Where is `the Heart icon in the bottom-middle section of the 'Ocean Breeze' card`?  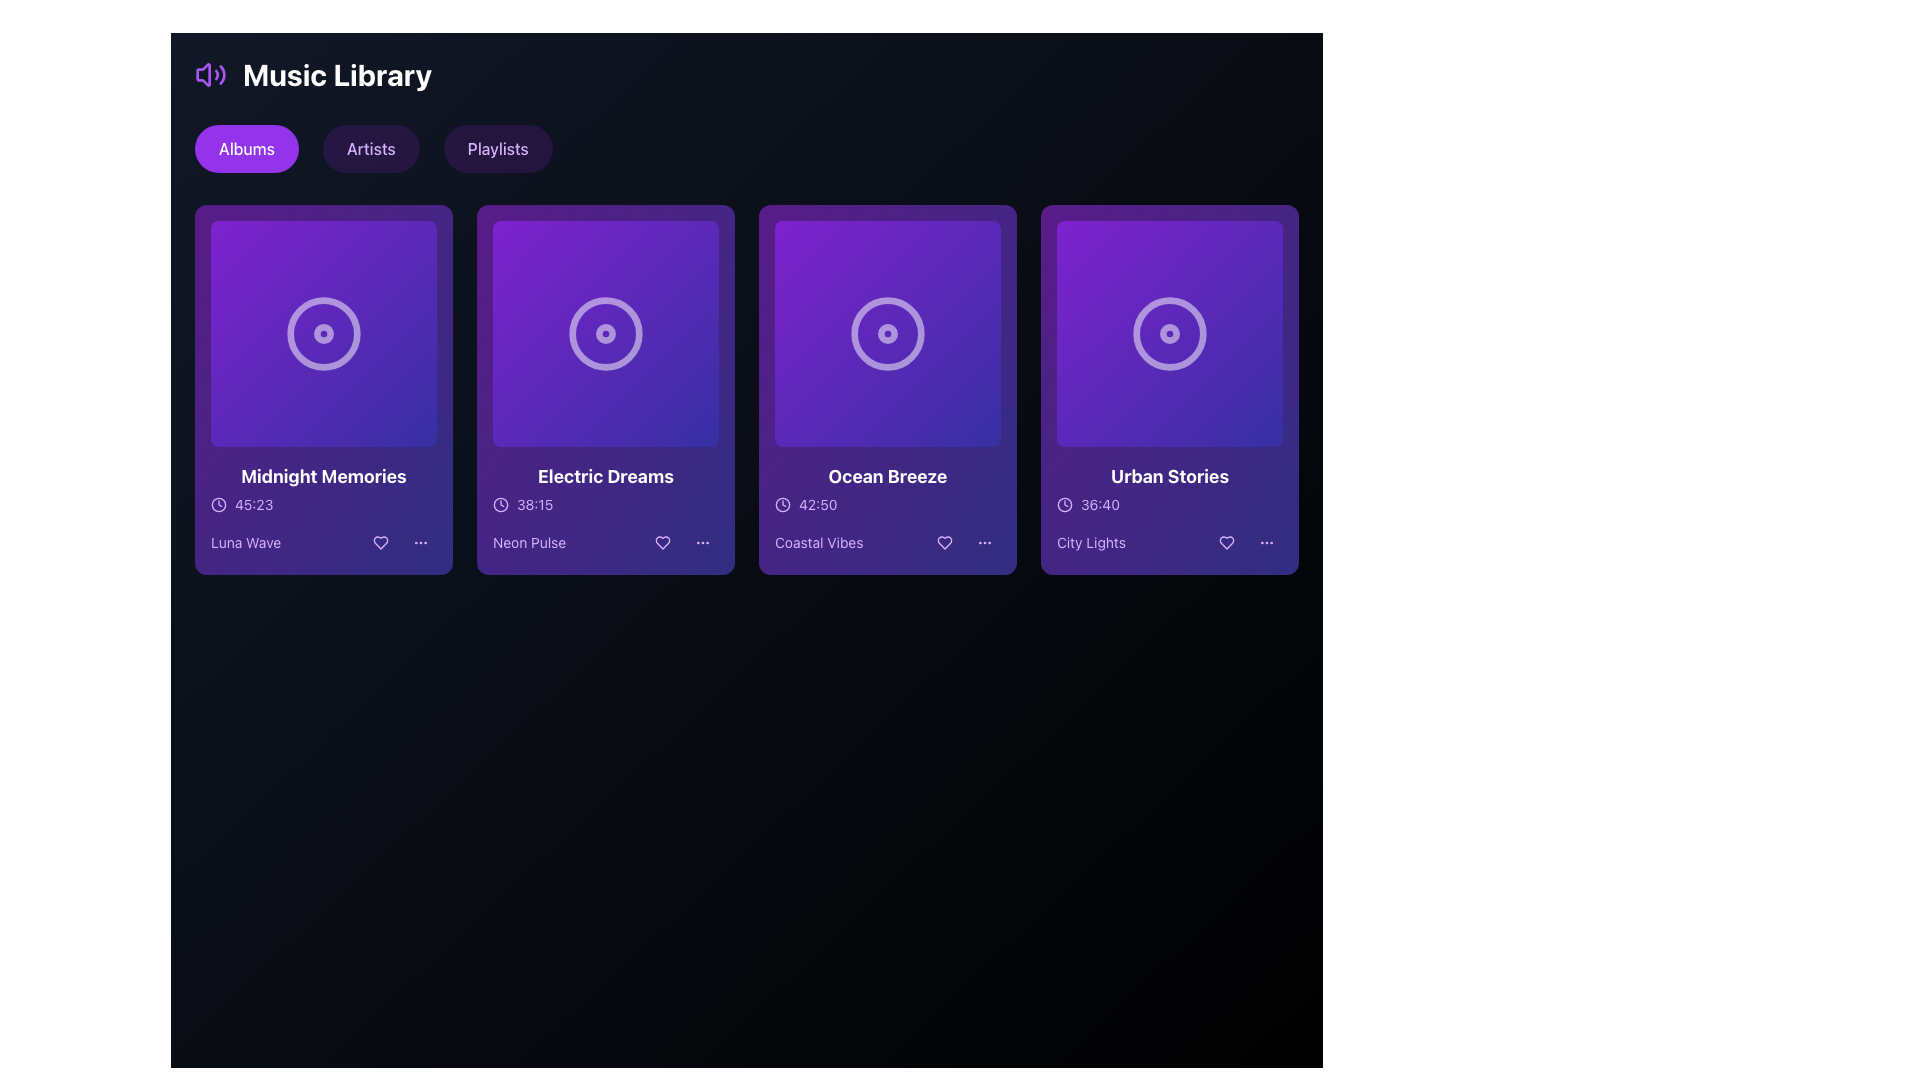
the Heart icon in the bottom-middle section of the 'Ocean Breeze' card is located at coordinates (944, 543).